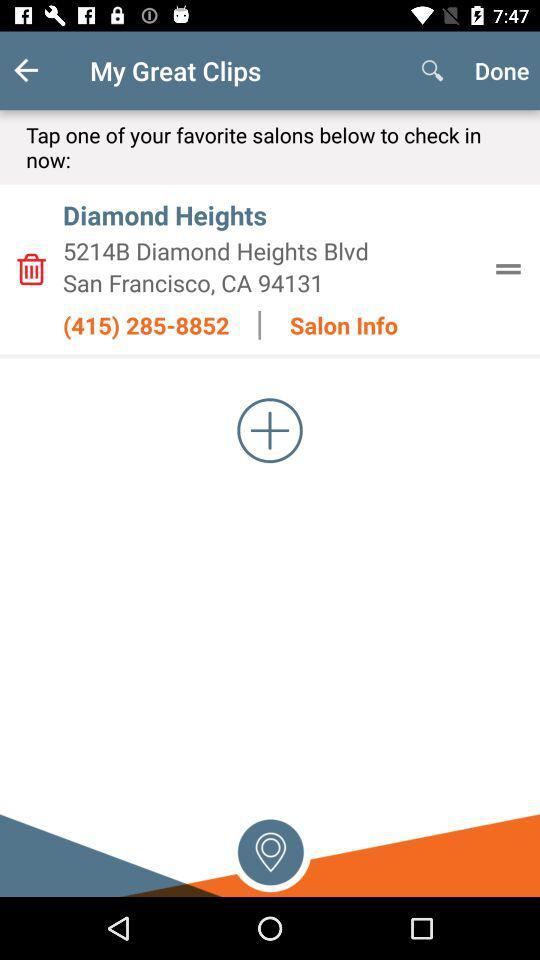 This screenshot has width=540, height=960. I want to click on the app to the right of the my great clips app, so click(431, 70).